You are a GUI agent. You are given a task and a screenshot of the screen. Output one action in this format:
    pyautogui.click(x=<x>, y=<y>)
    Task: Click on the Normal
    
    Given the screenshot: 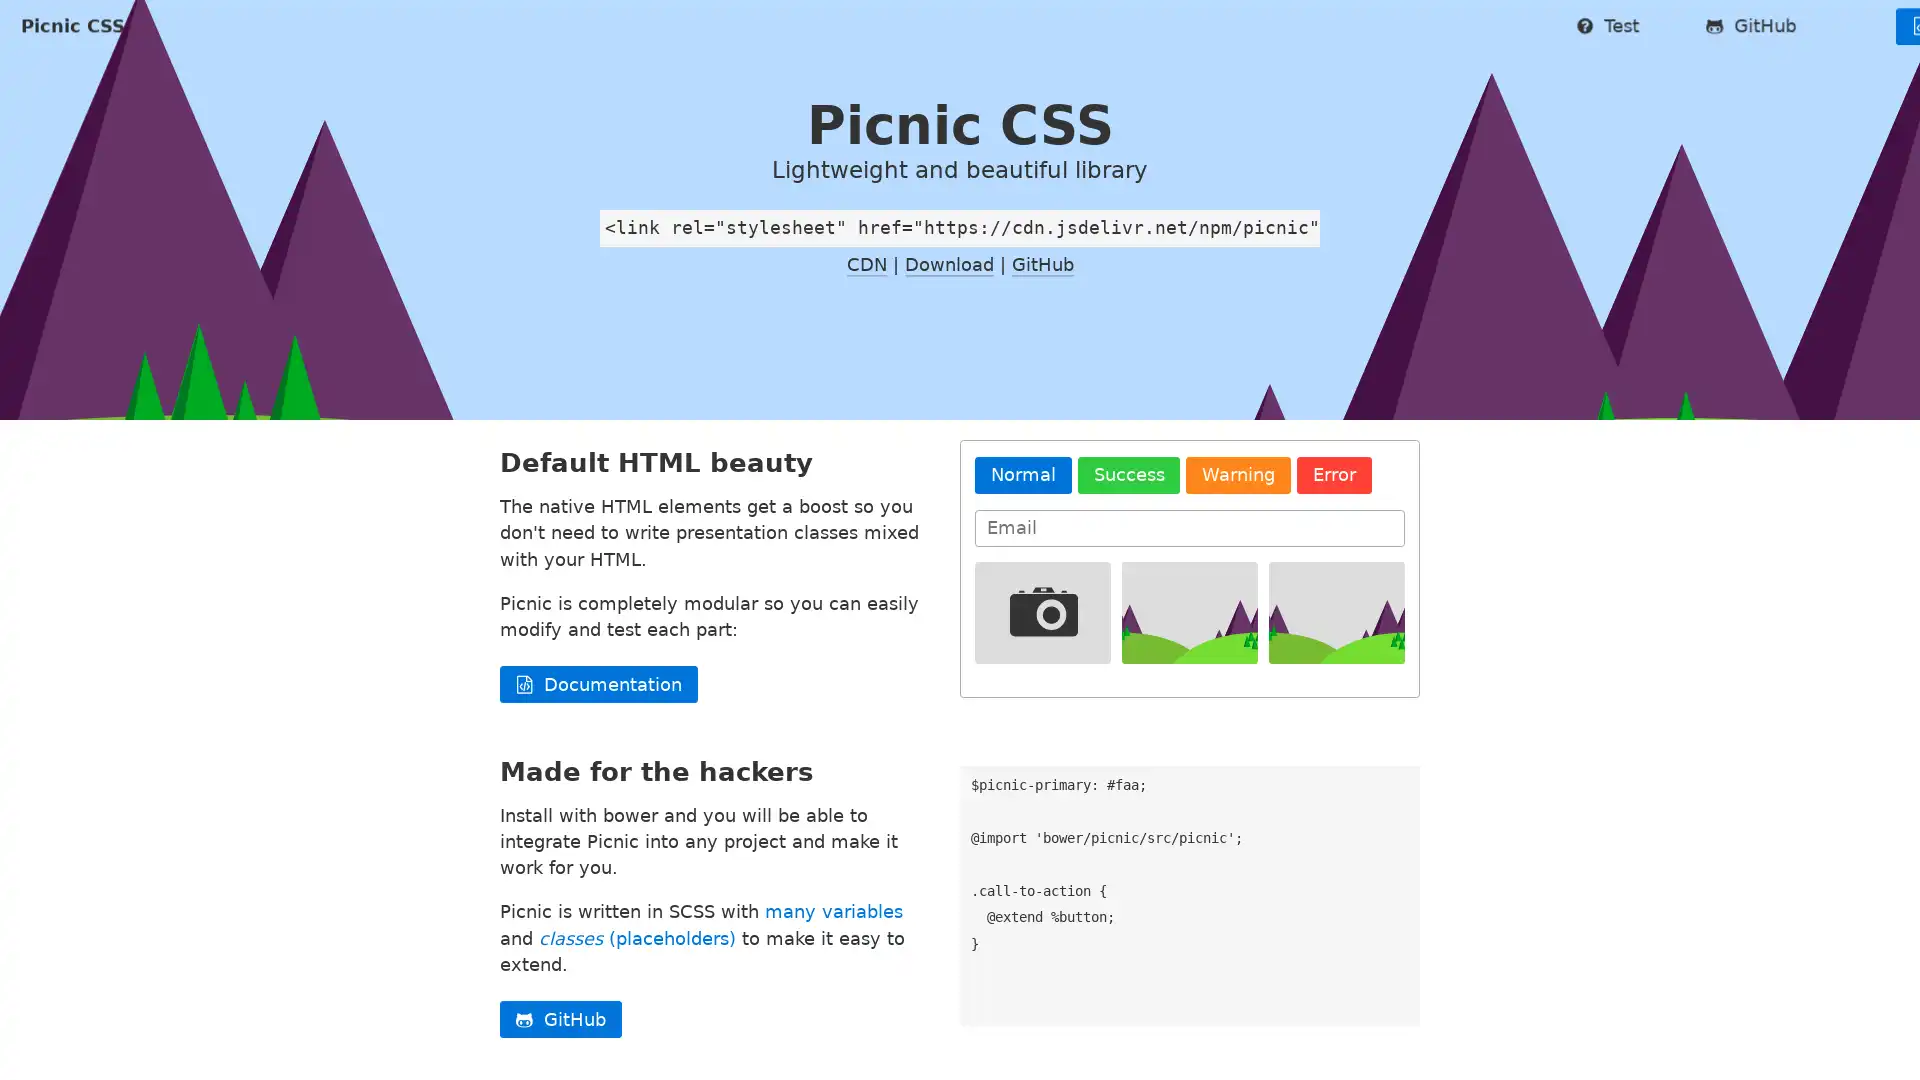 What is the action you would take?
    pyautogui.click(x=1022, y=533)
    